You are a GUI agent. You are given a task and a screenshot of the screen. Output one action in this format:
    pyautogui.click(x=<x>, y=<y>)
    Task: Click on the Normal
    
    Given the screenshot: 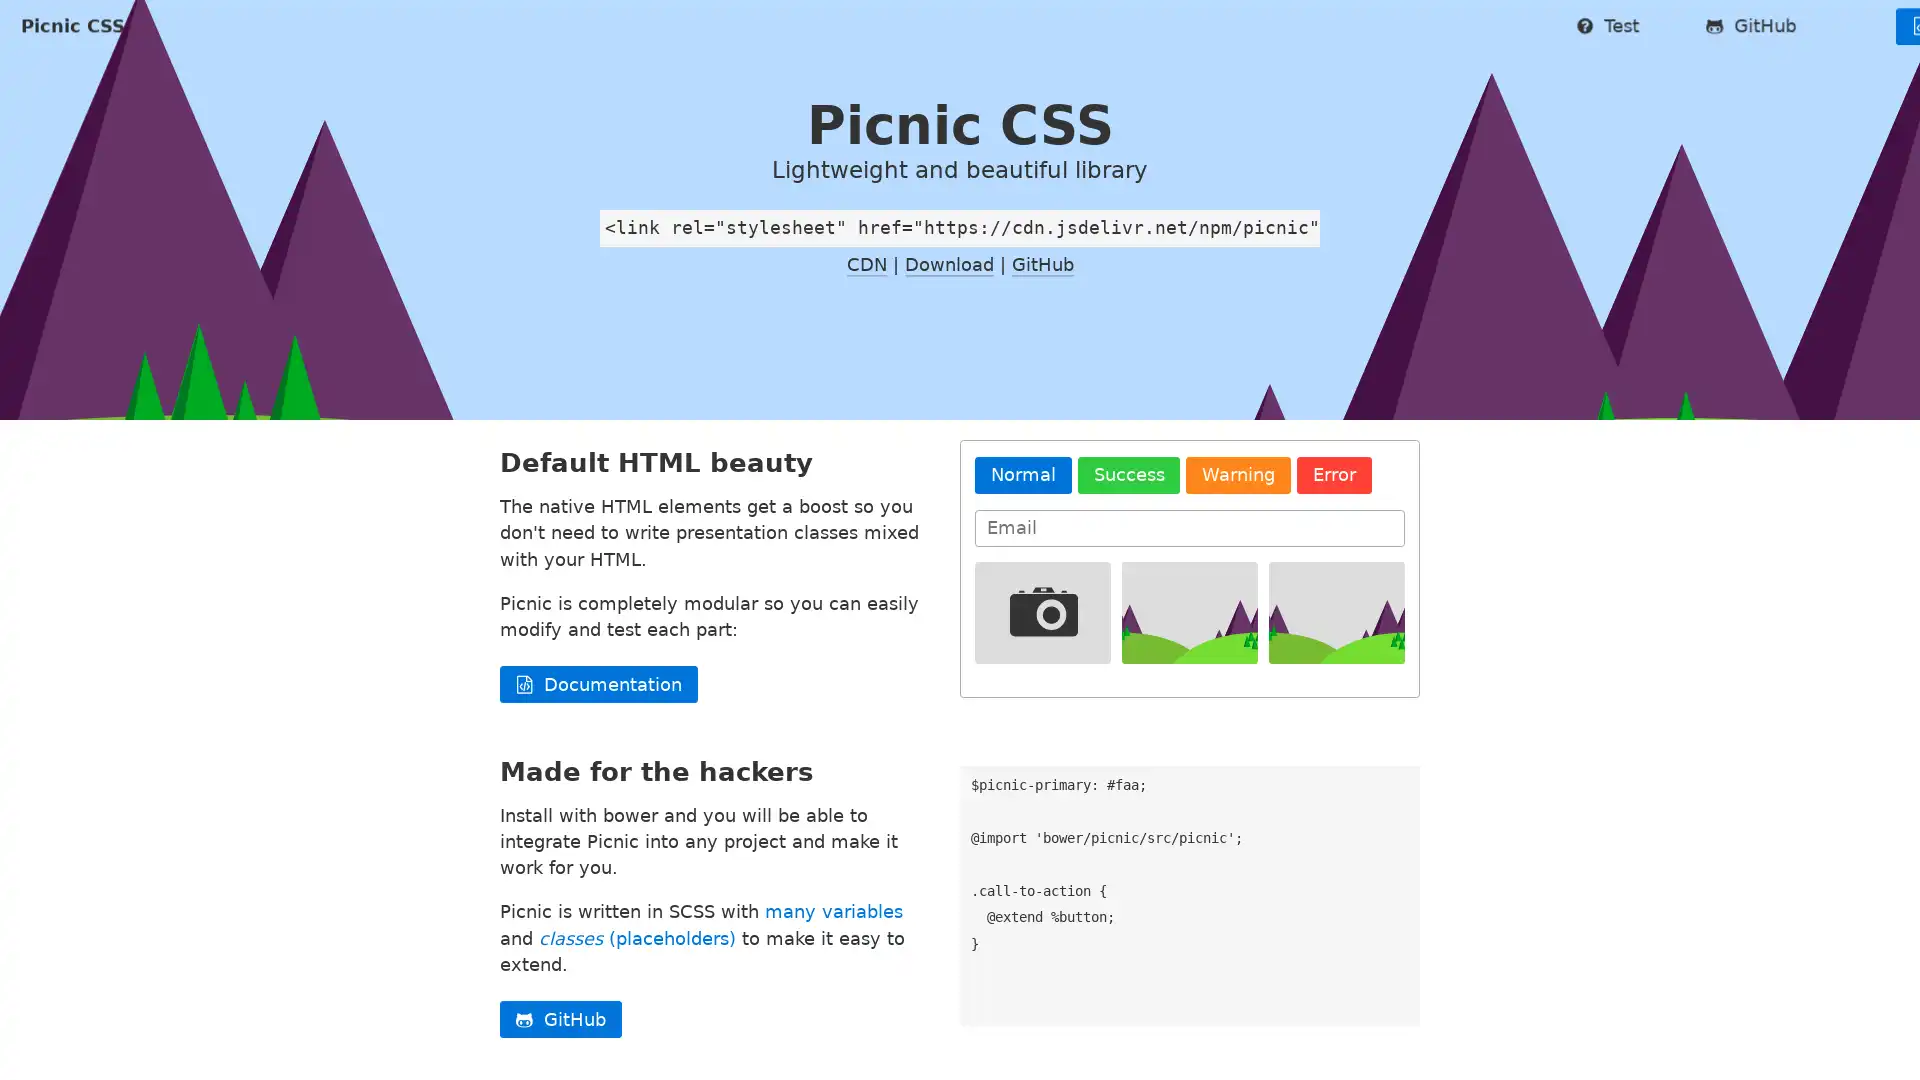 What is the action you would take?
    pyautogui.click(x=1022, y=533)
    